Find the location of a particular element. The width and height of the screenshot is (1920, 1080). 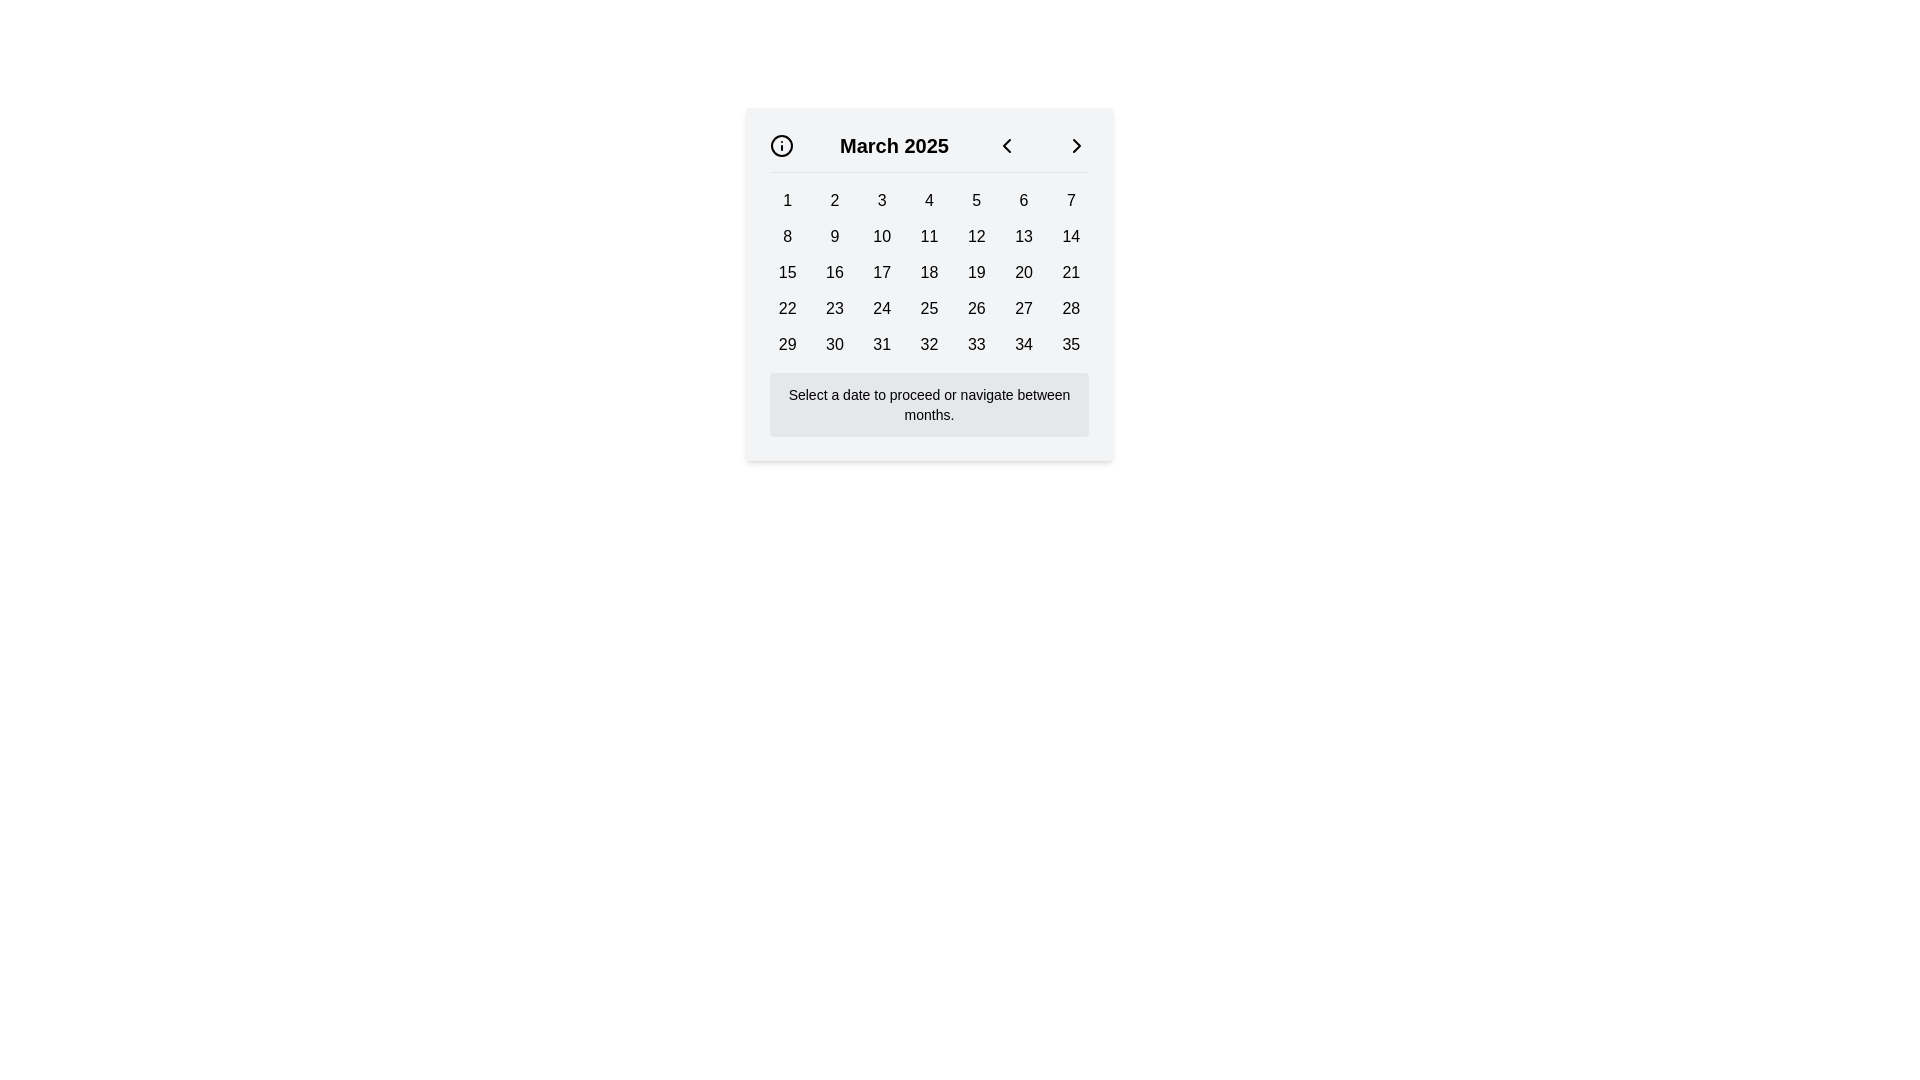

the button is located at coordinates (1024, 235).